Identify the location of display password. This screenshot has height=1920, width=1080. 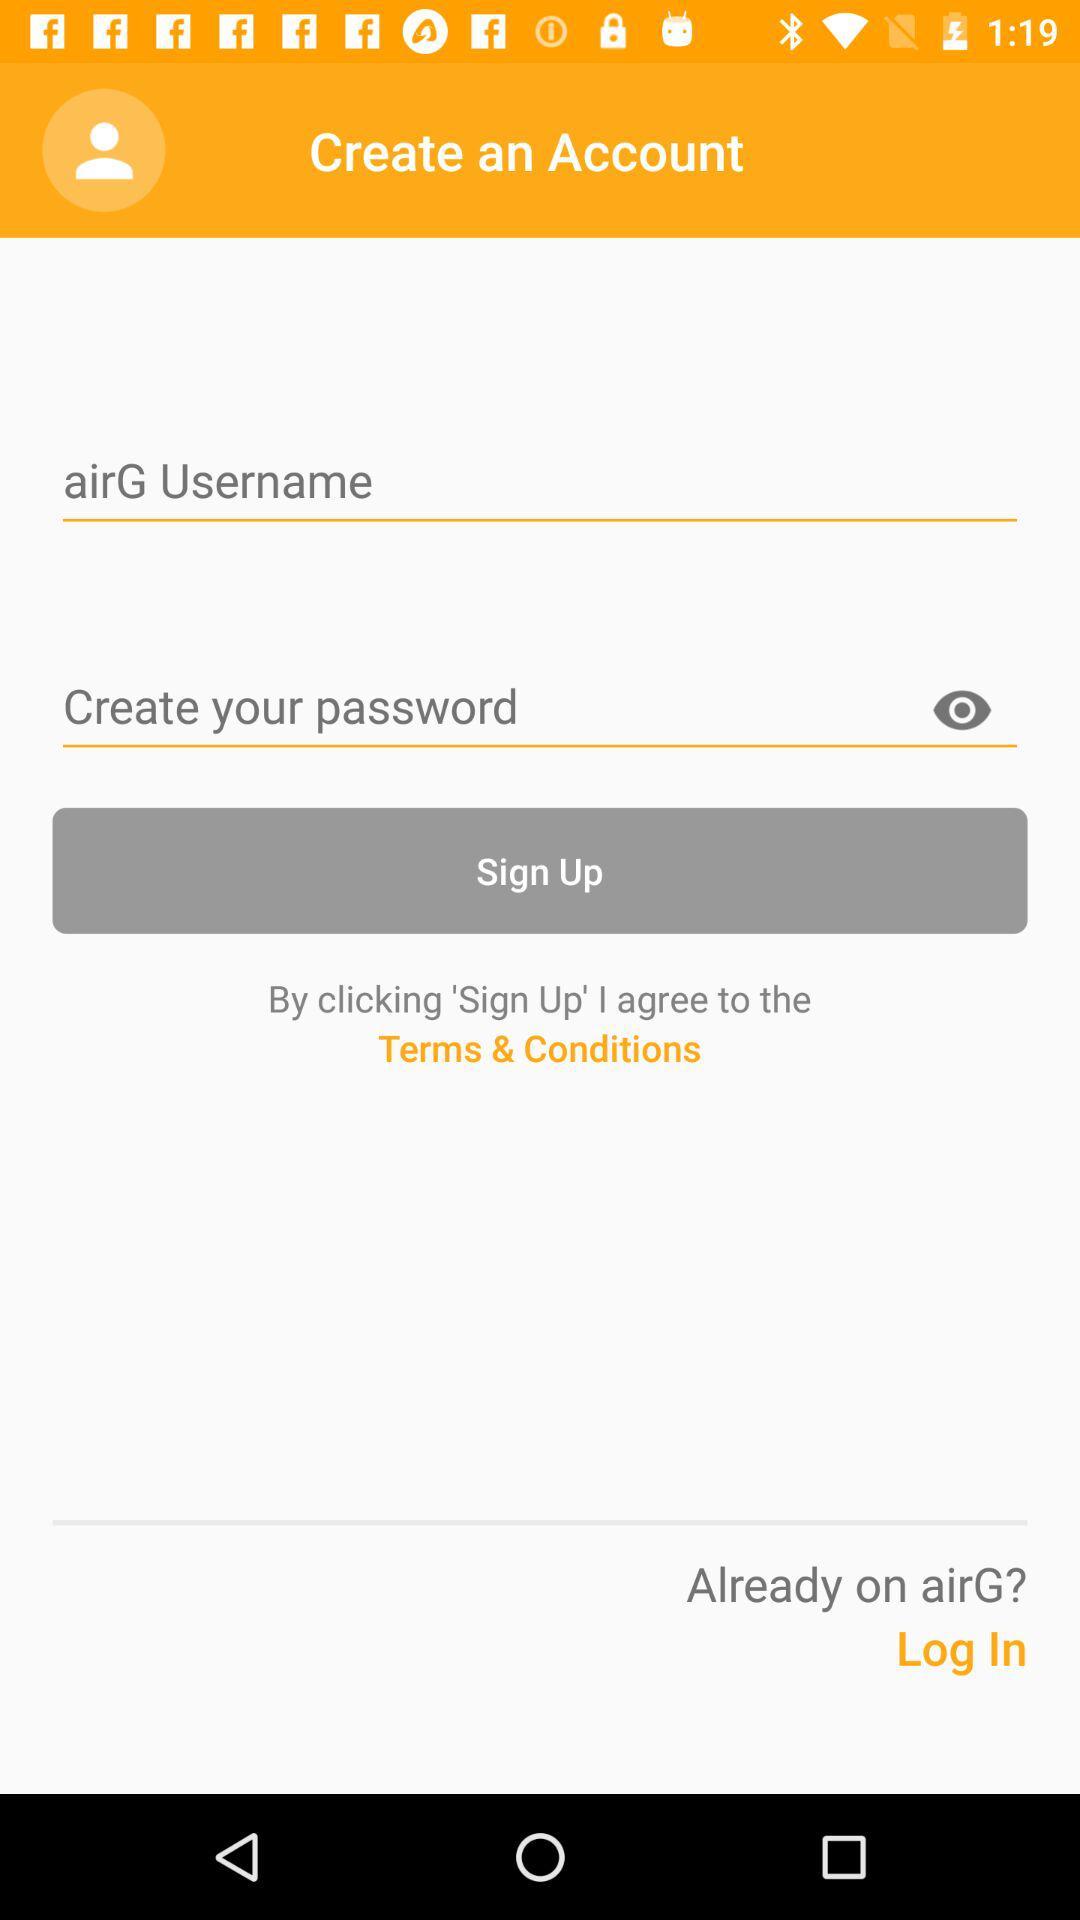
(960, 714).